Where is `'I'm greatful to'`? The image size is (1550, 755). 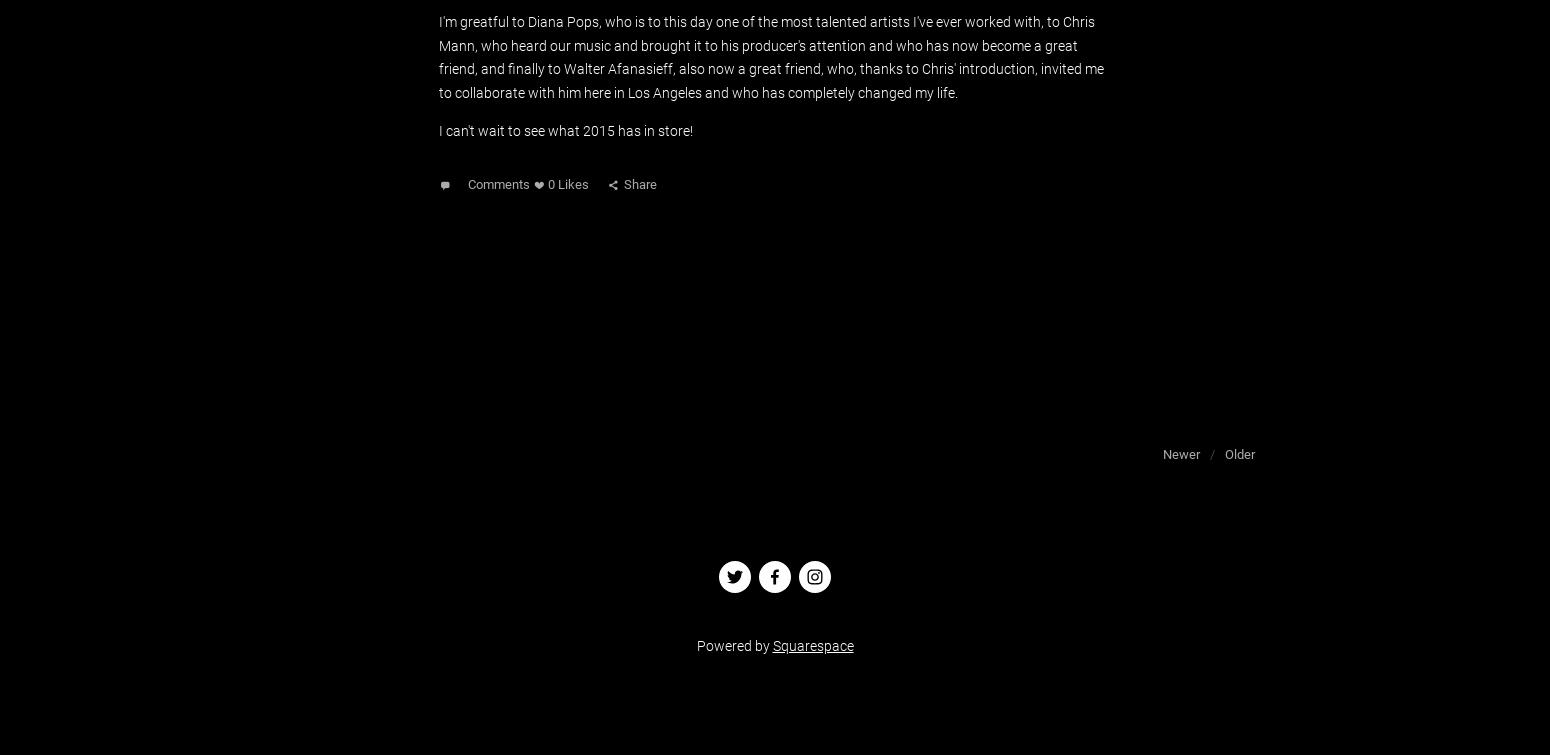 'I'm greatful to' is located at coordinates (482, 20).